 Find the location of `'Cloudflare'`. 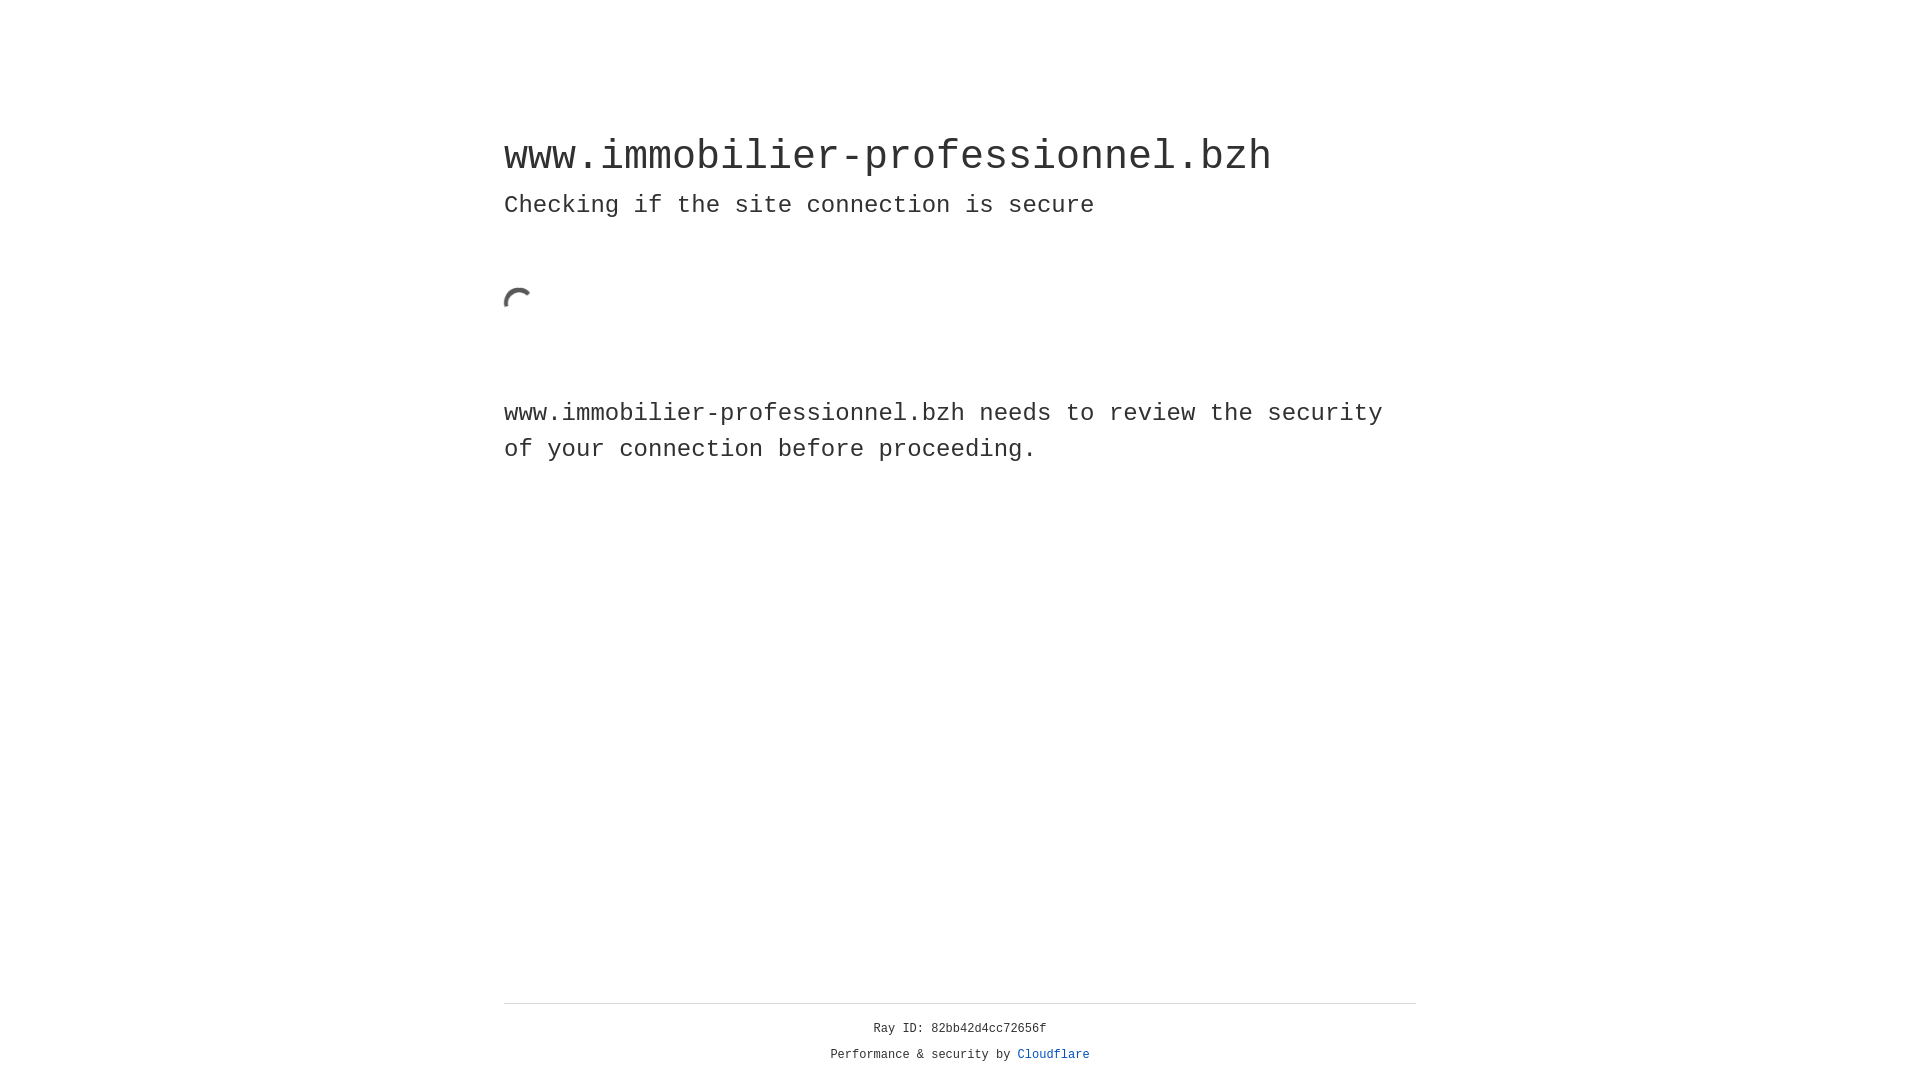

'Cloudflare' is located at coordinates (1053, 1054).